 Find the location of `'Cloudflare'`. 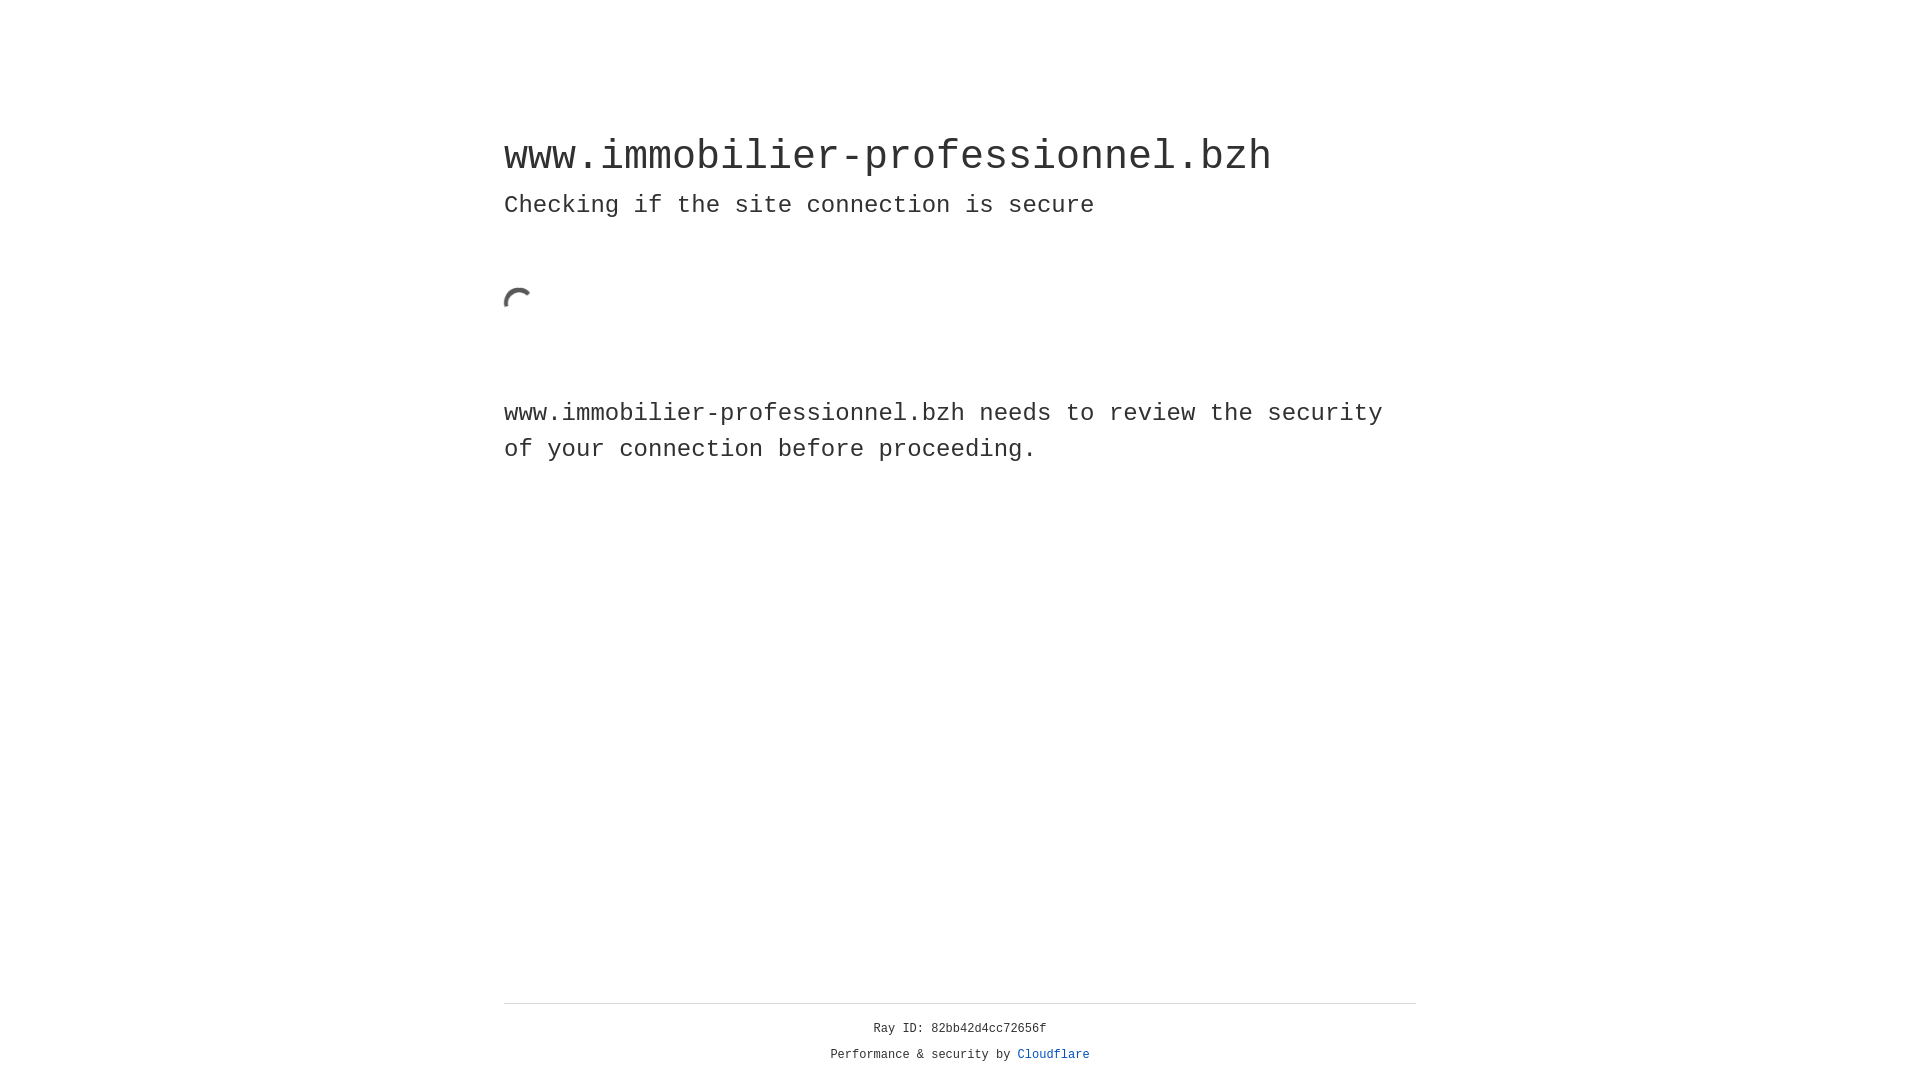

'Cloudflare' is located at coordinates (1053, 1054).